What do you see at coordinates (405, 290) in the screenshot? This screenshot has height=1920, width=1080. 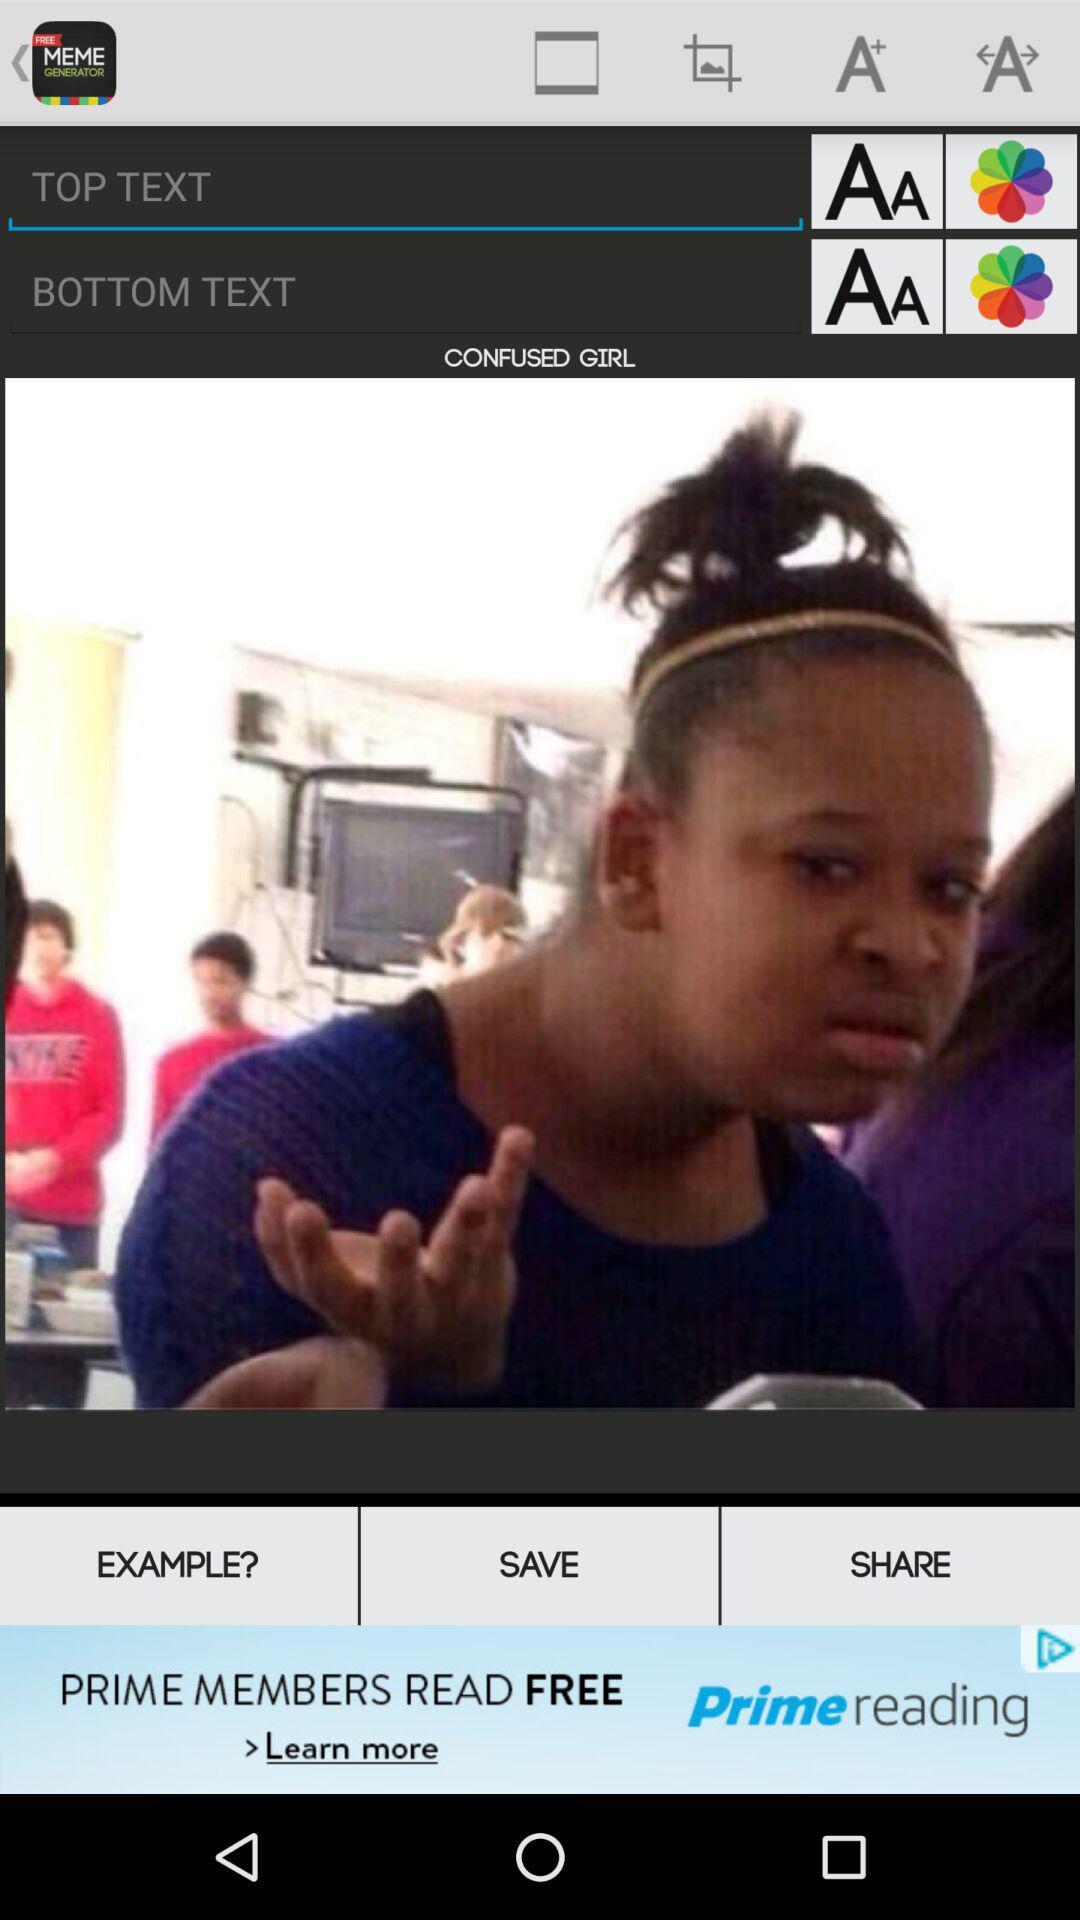 I see `bottom text` at bounding box center [405, 290].